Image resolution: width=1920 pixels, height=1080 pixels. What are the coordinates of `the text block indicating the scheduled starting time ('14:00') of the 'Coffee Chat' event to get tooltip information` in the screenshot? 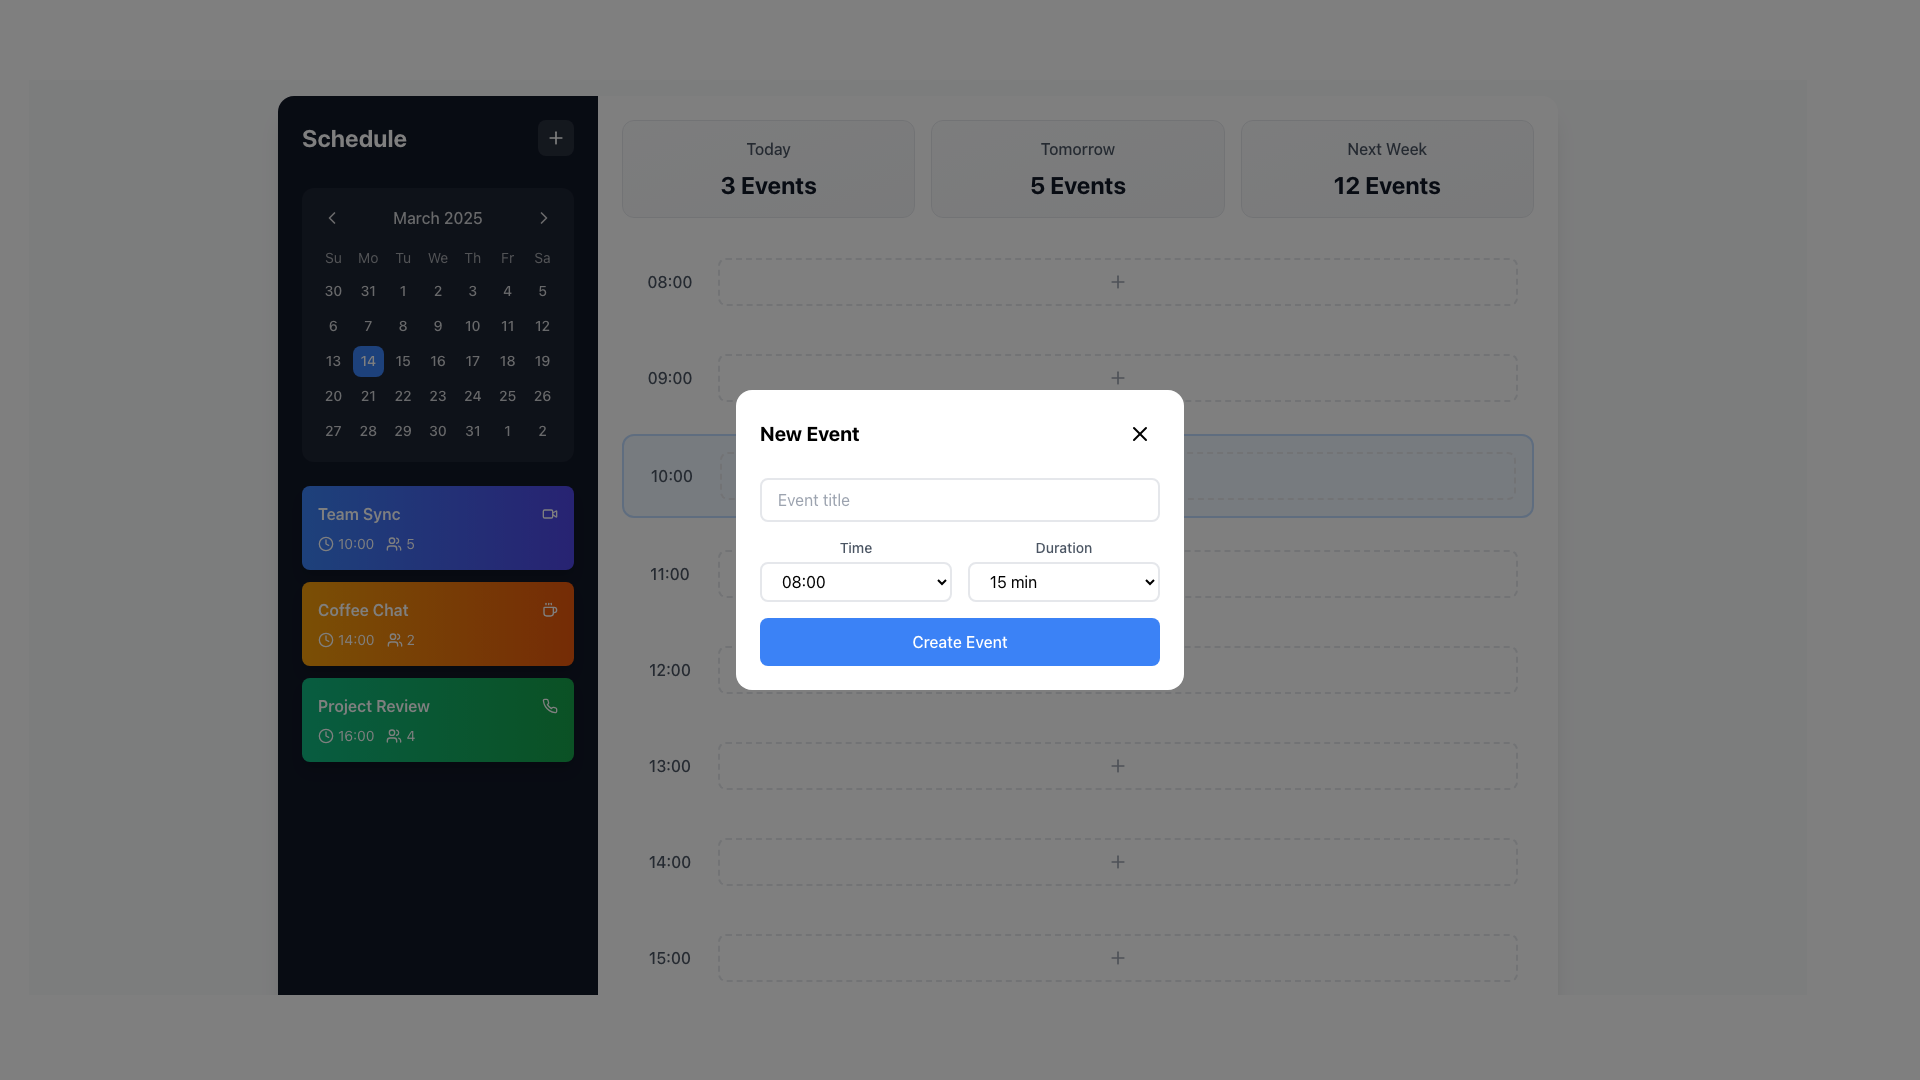 It's located at (346, 640).